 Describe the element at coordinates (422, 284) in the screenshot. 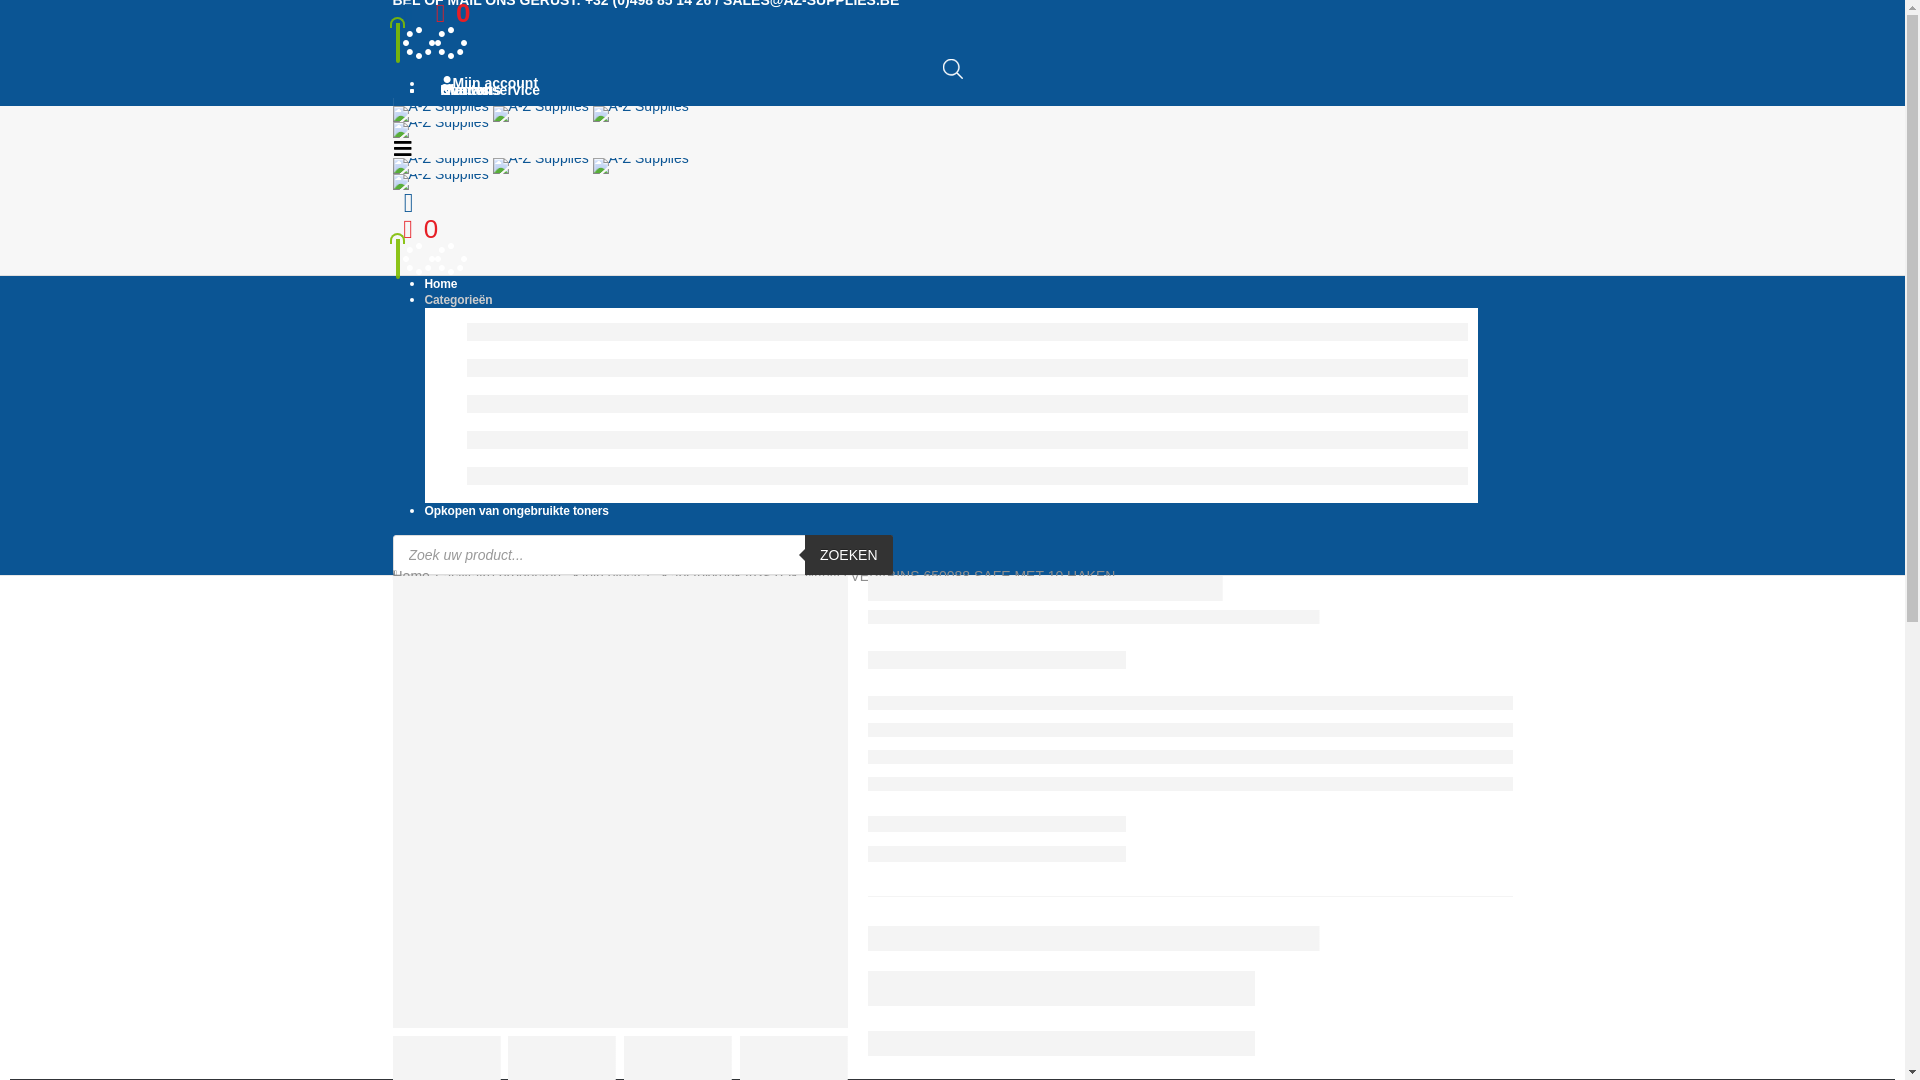

I see `'Home'` at that location.